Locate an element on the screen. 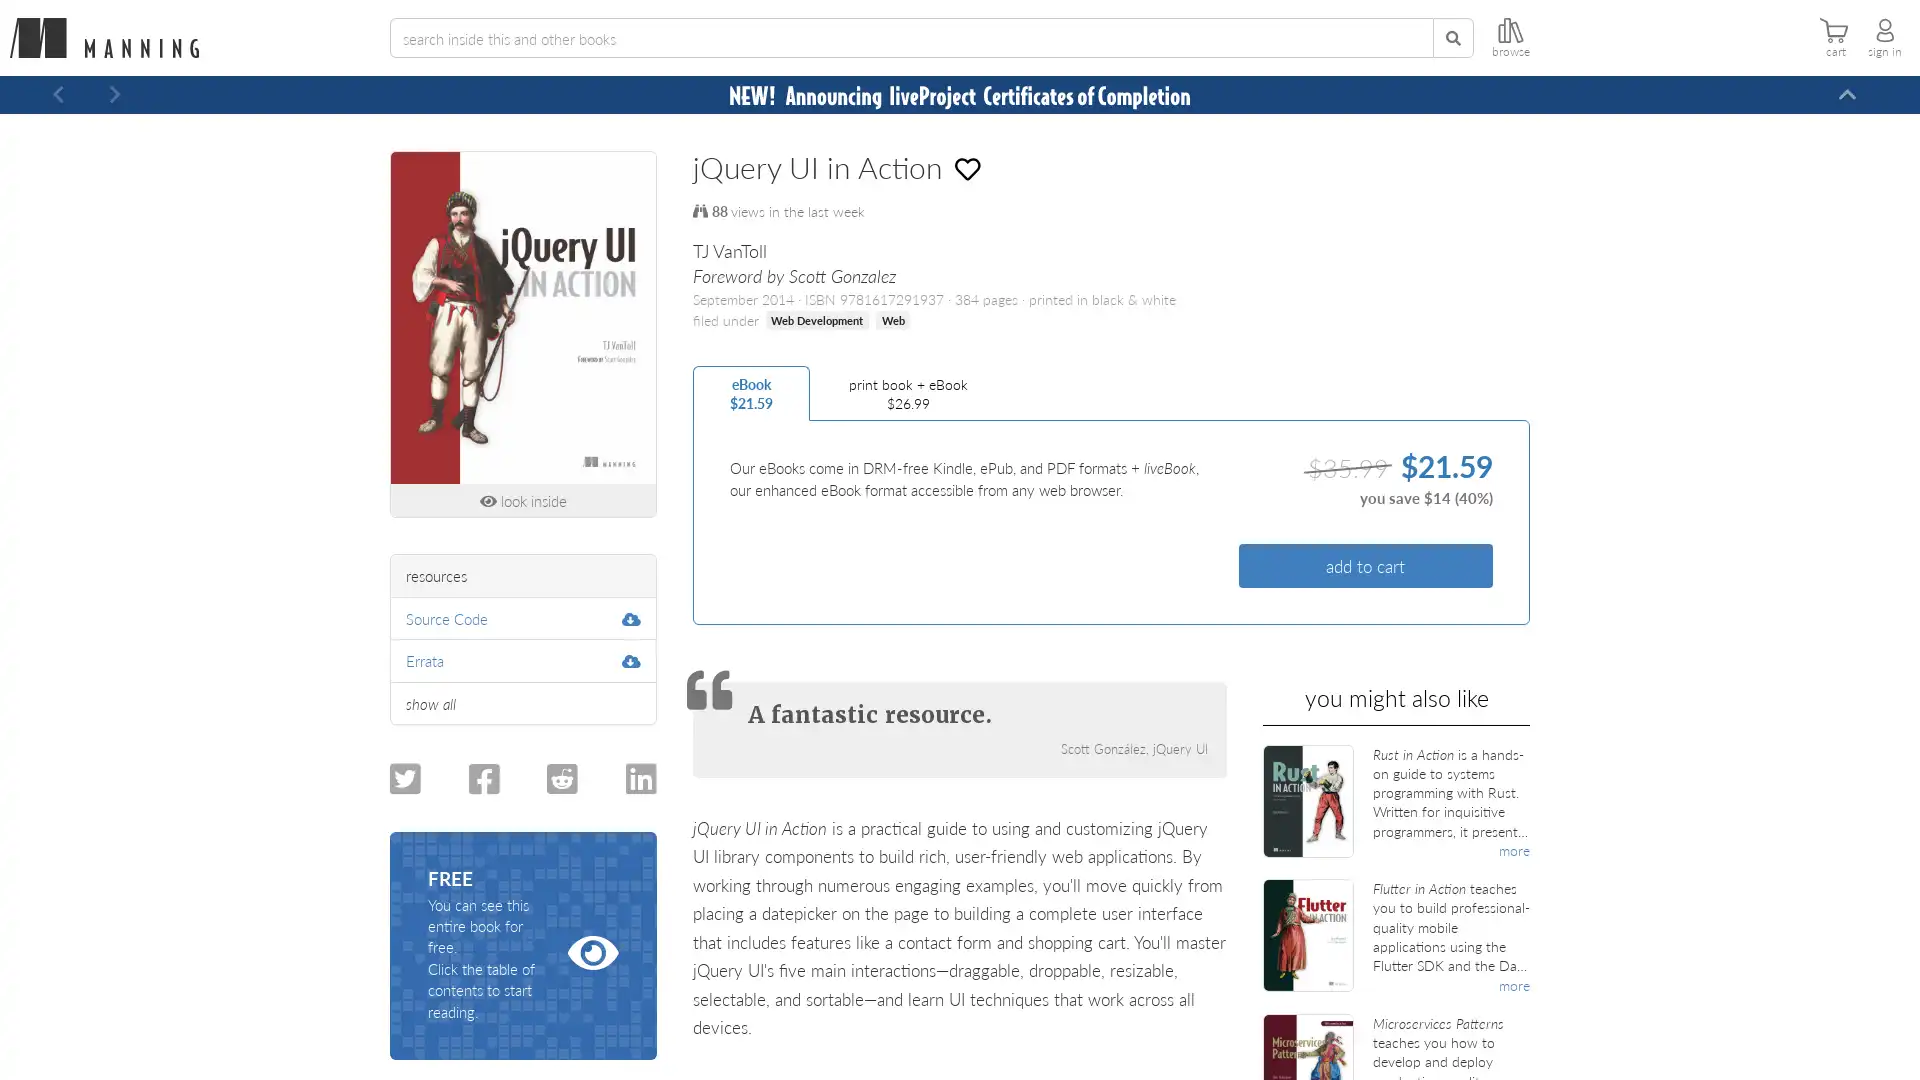  Next is located at coordinates (114, 95).